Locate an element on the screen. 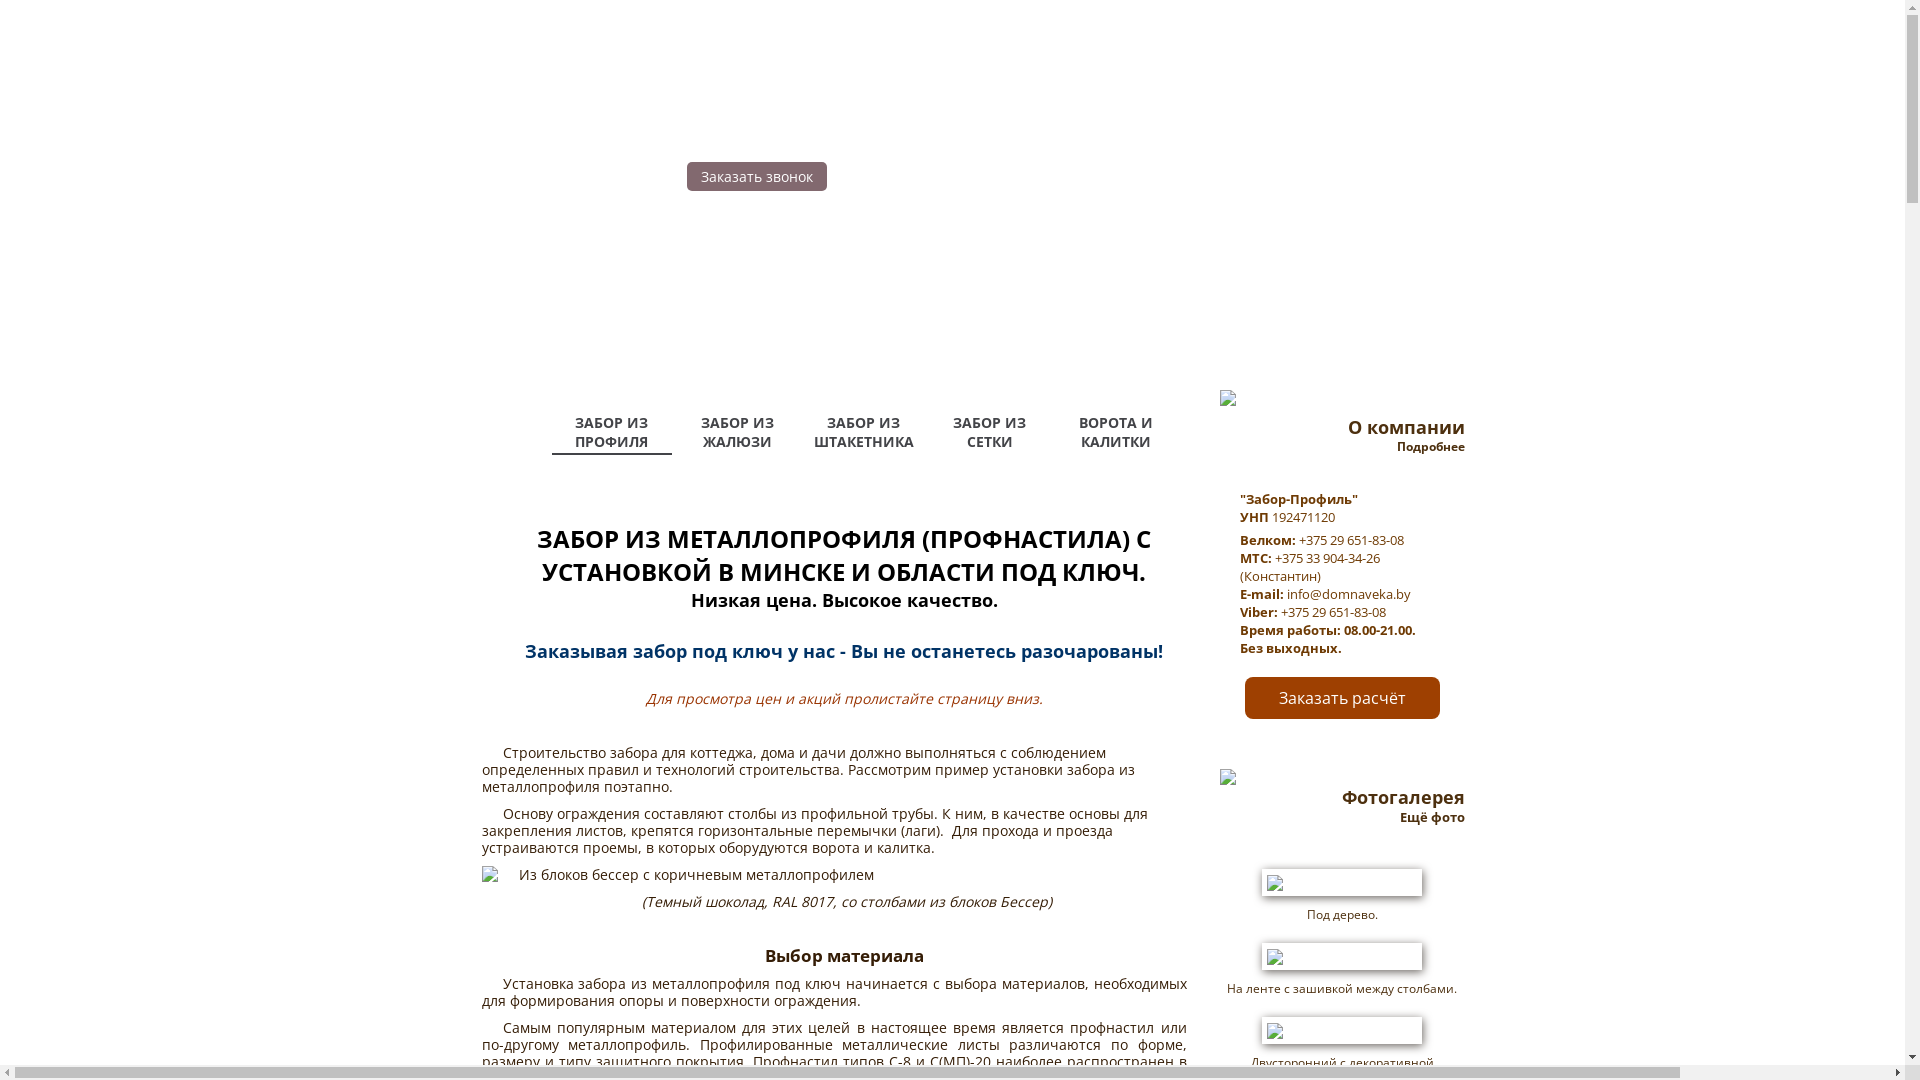 The width and height of the screenshot is (1920, 1080). '+375 33 904-34-26' is located at coordinates (1272, 558).